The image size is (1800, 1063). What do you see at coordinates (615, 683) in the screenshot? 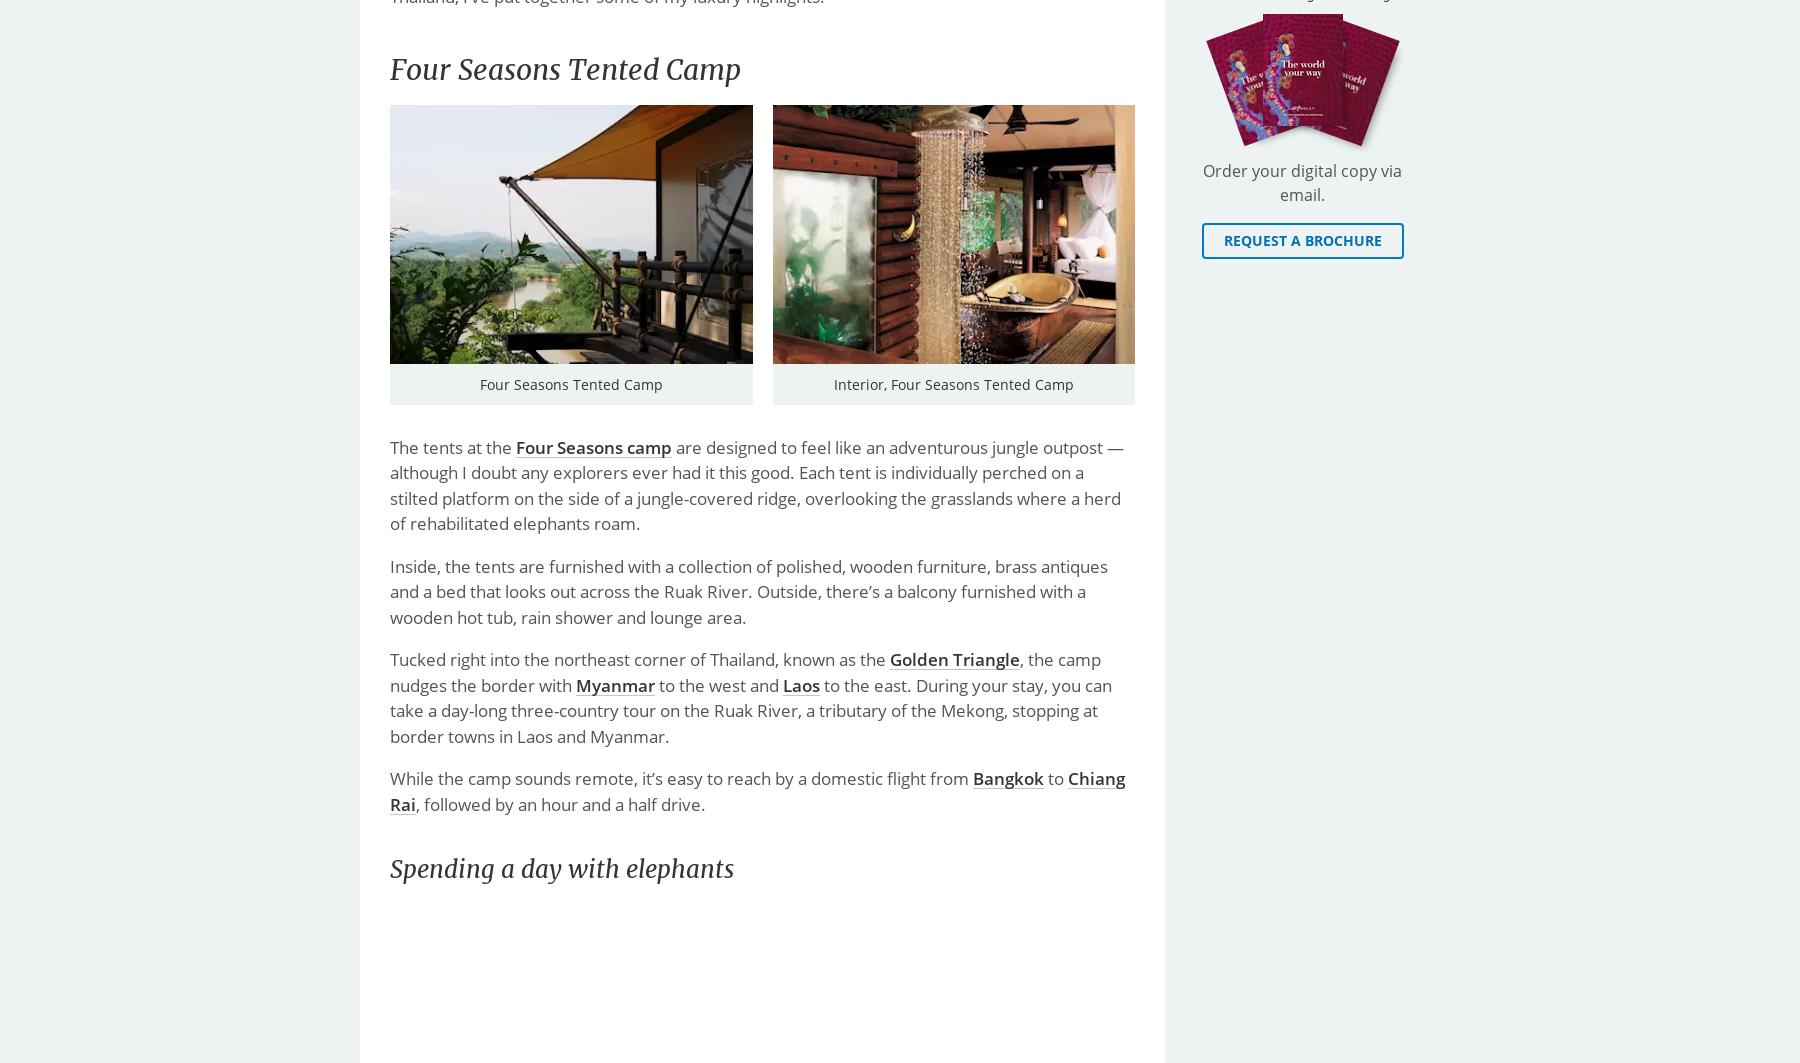
I see `'Myanmar'` at bounding box center [615, 683].